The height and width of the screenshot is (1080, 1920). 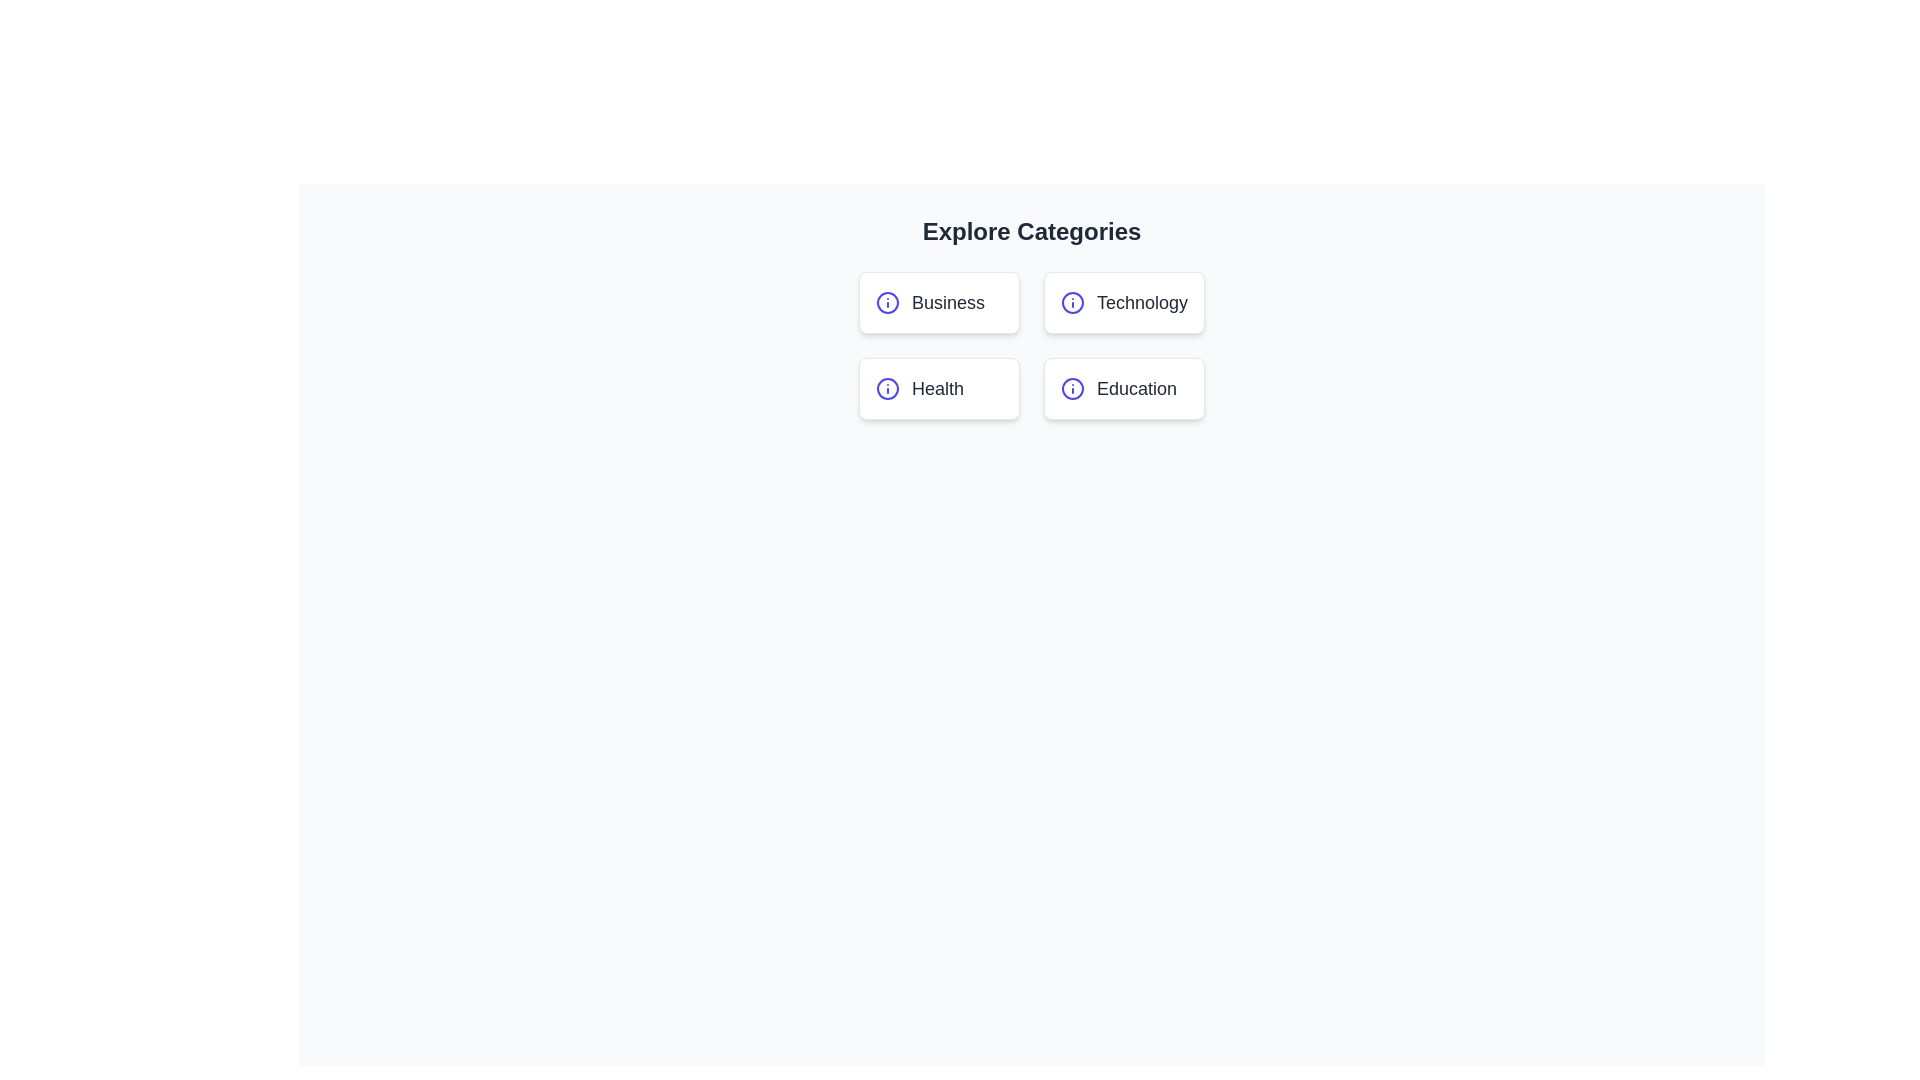 What do you see at coordinates (936, 389) in the screenshot?
I see `text content of the 'Health' category label located in the second row, first column of the grid layout under 'Explore Categories', which is visually aligned next to an informational icon` at bounding box center [936, 389].